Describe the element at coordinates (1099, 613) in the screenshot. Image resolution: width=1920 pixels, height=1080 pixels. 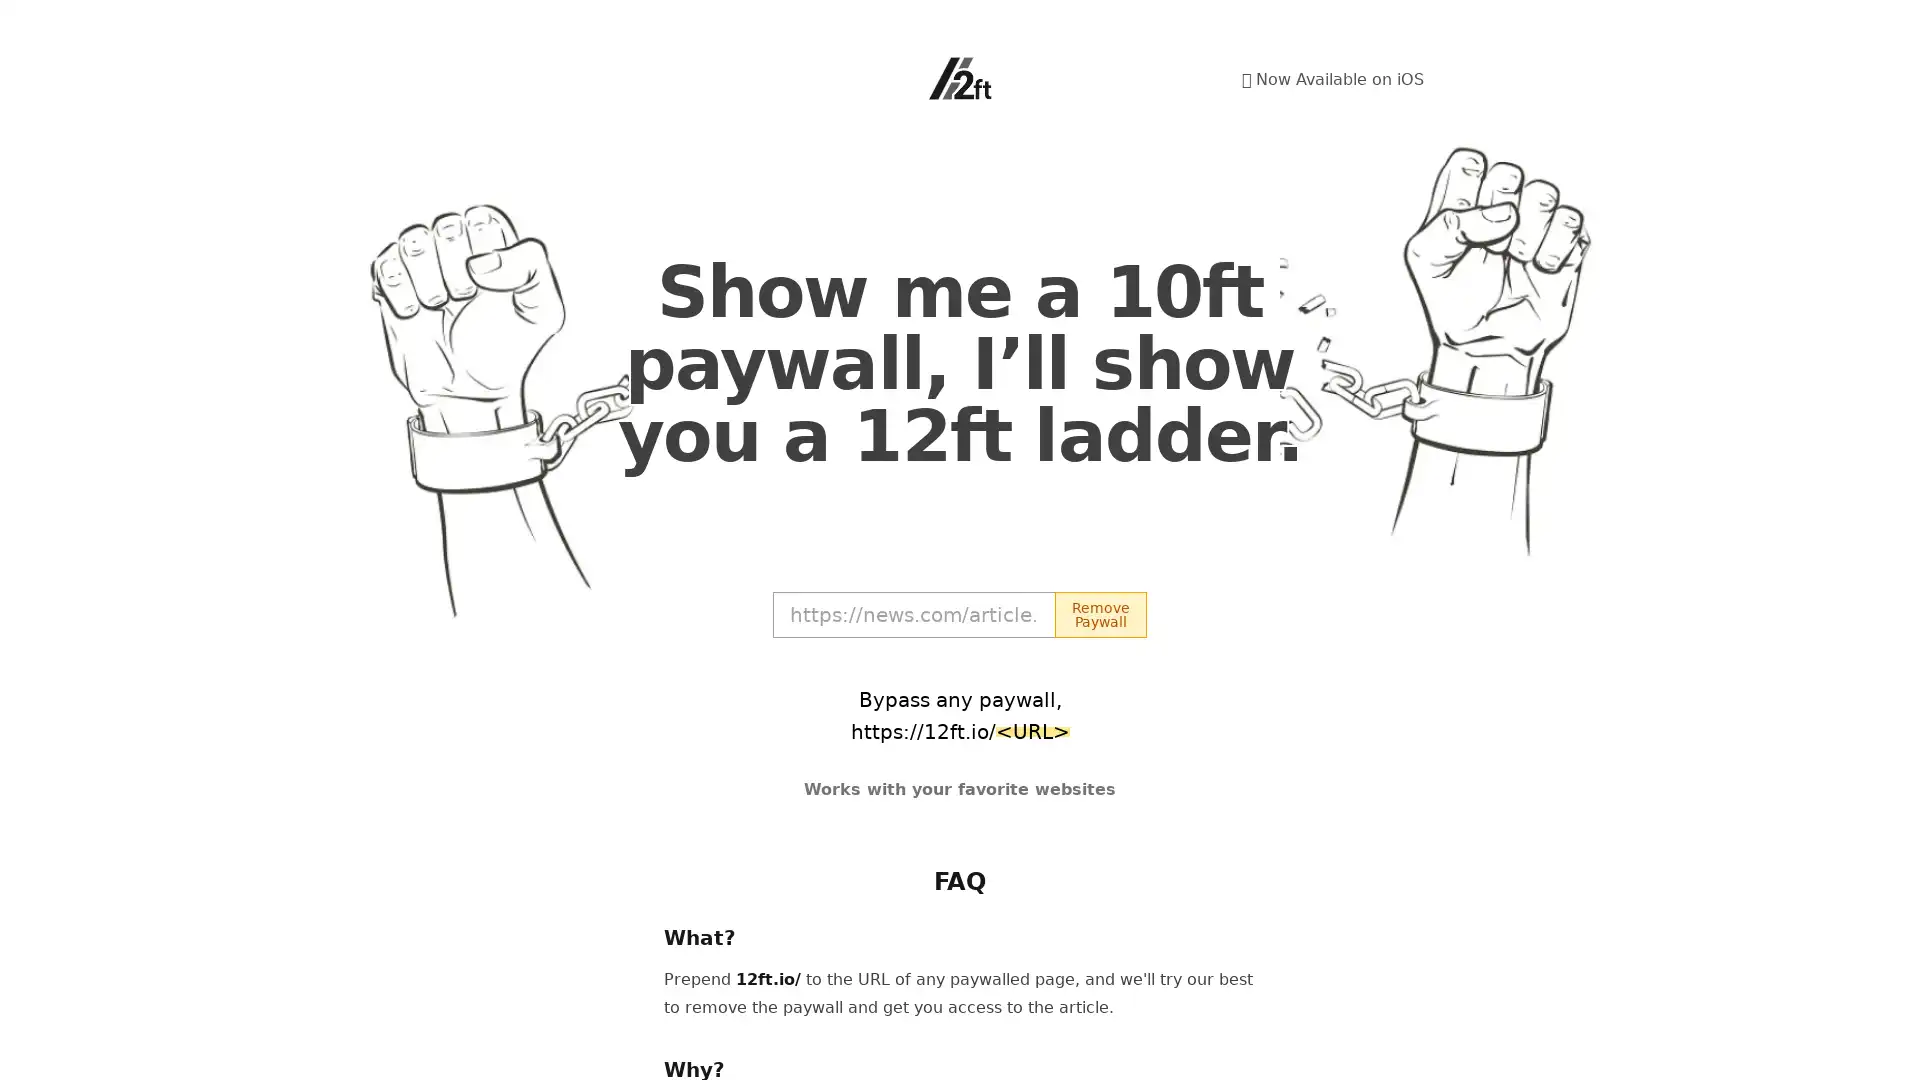
I see `Remove Paywall` at that location.